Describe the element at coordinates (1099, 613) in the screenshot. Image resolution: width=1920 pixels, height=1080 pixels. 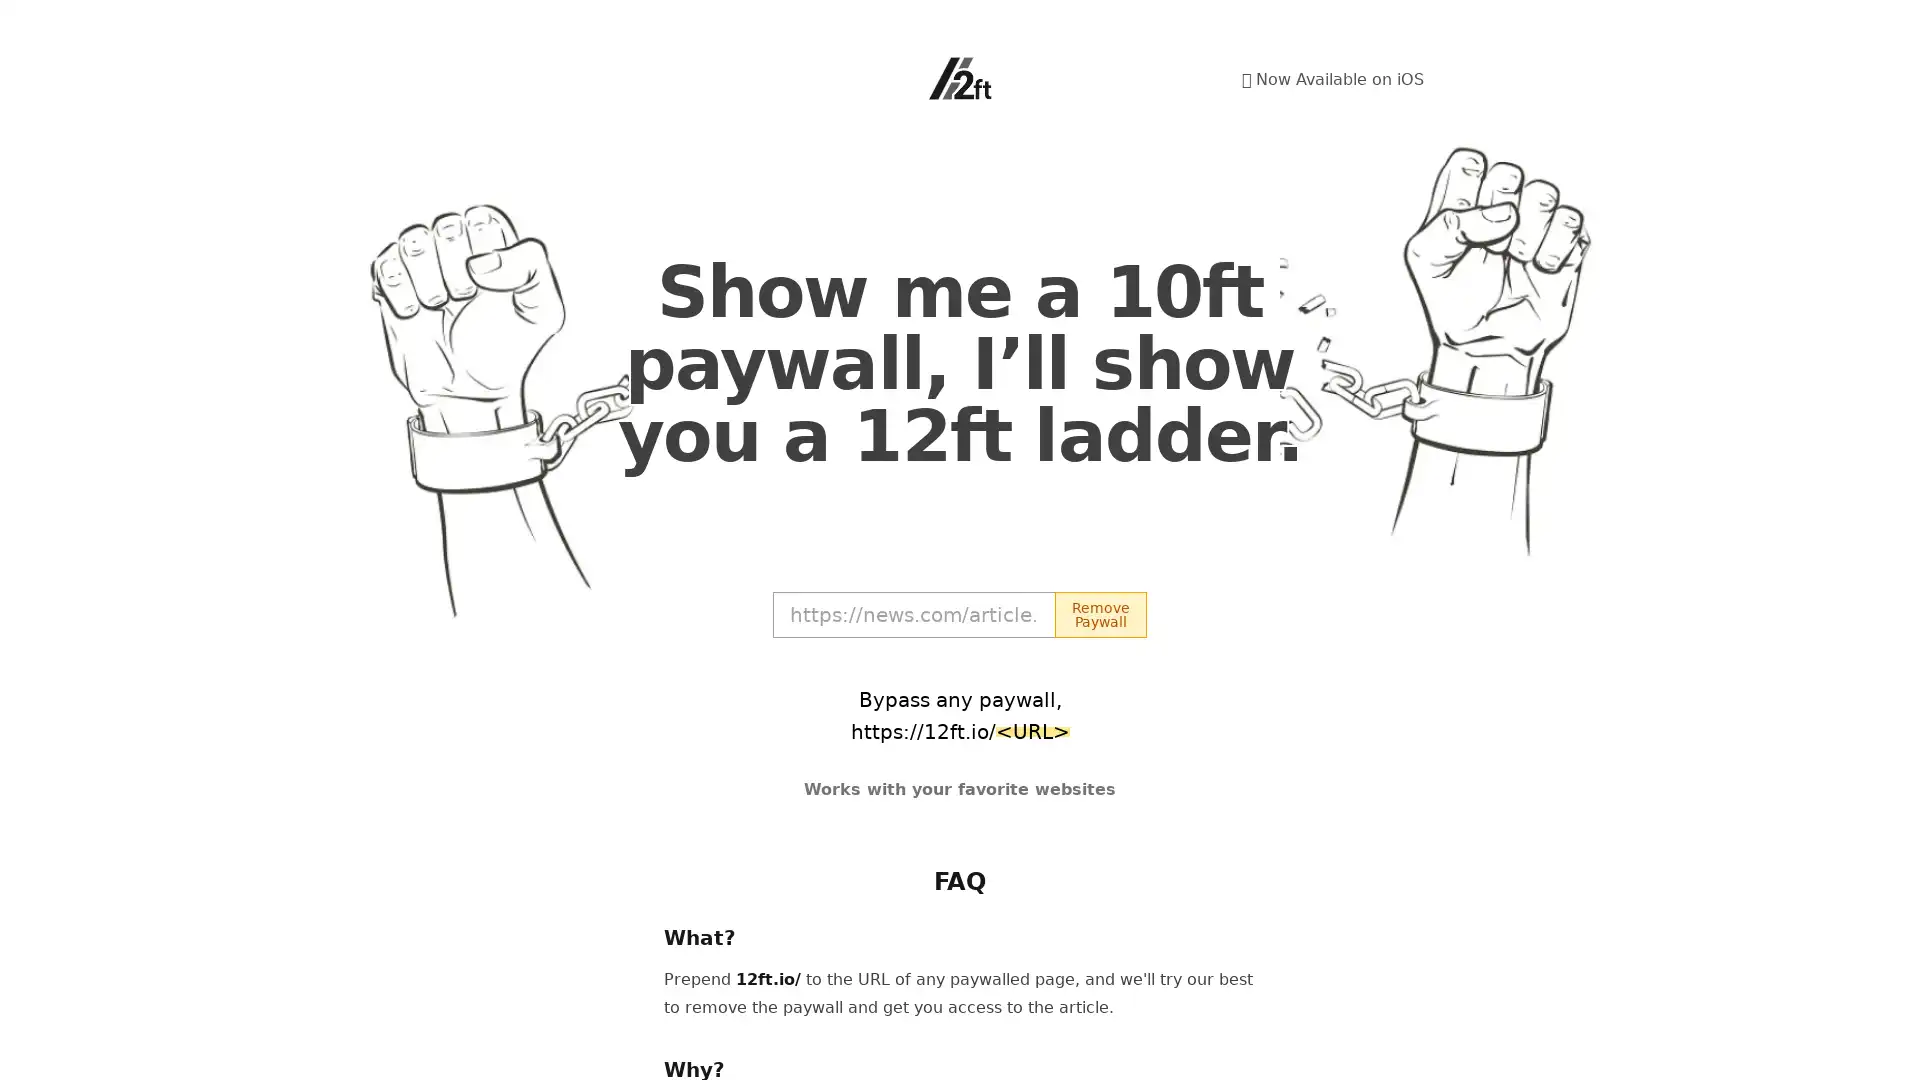
I see `Remove Paywall` at that location.